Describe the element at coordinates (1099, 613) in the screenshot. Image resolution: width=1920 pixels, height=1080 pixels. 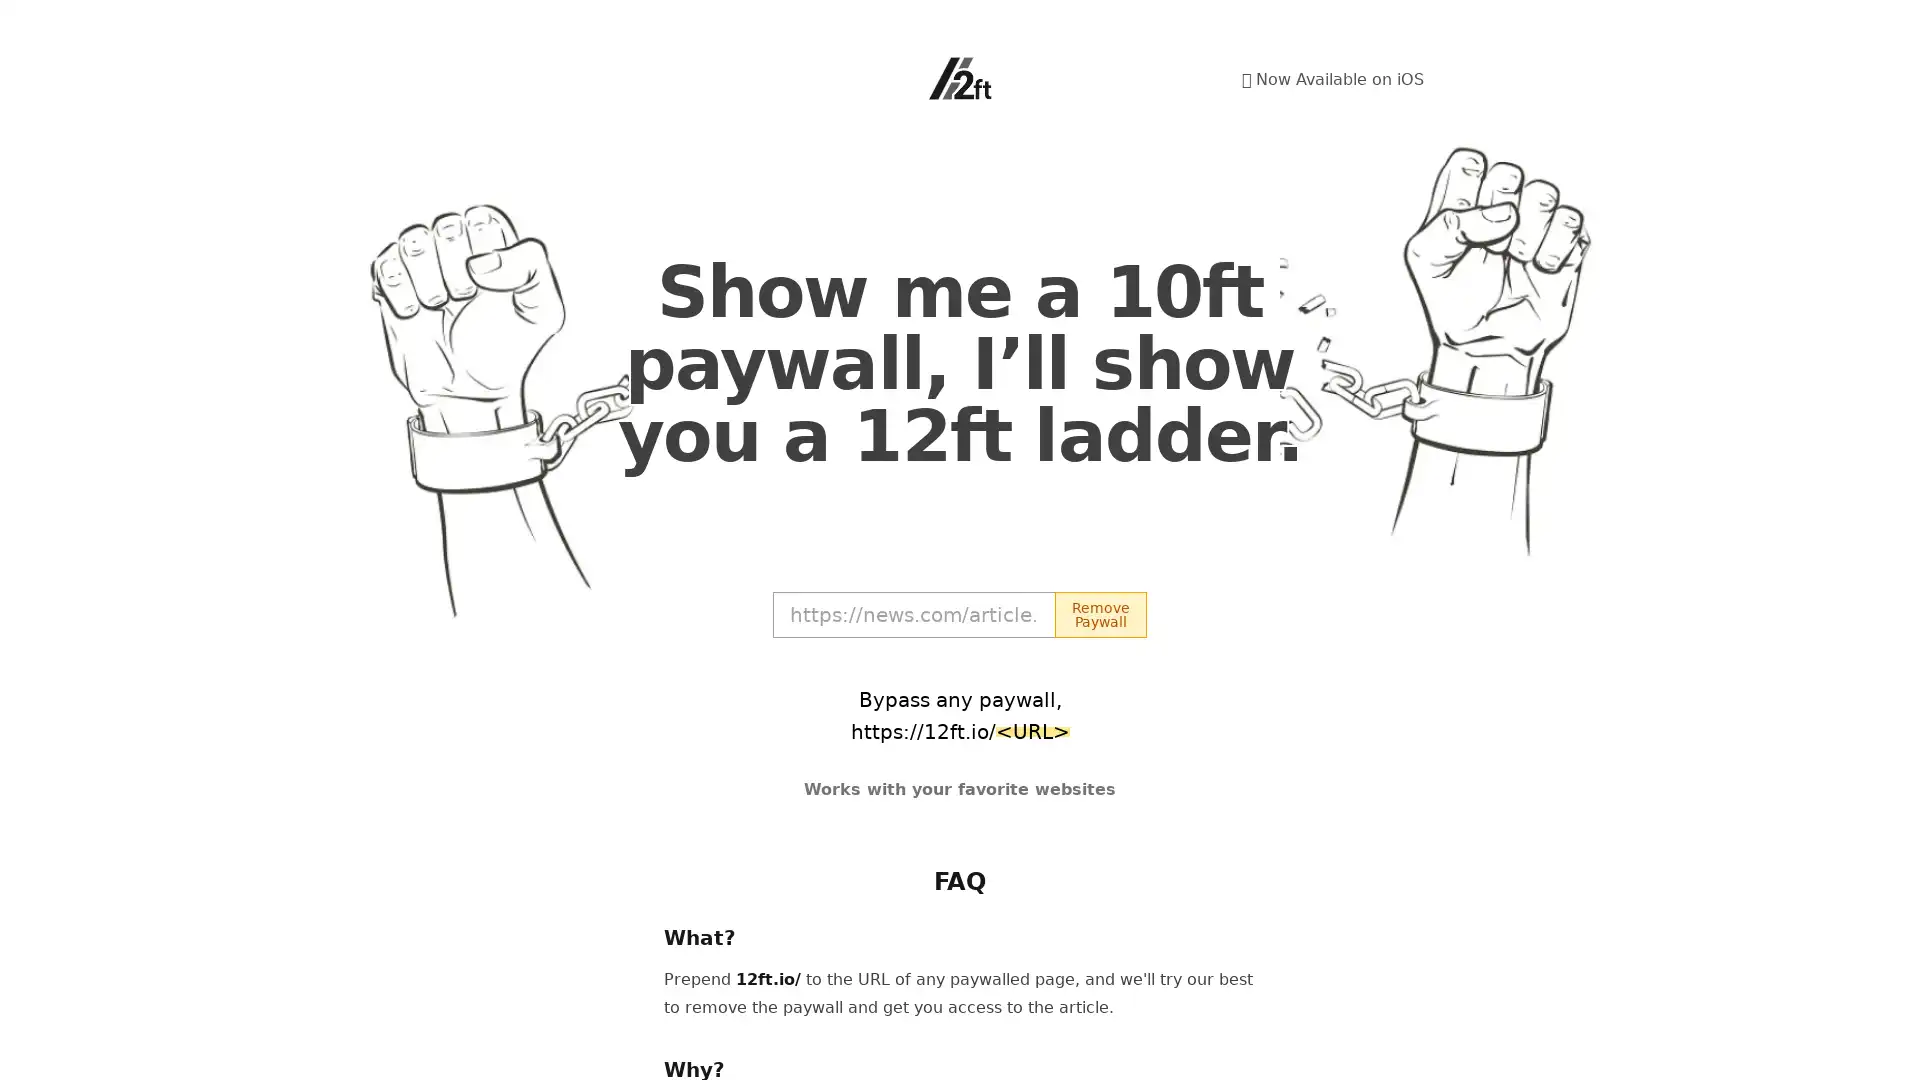
I see `Remove Paywall` at that location.